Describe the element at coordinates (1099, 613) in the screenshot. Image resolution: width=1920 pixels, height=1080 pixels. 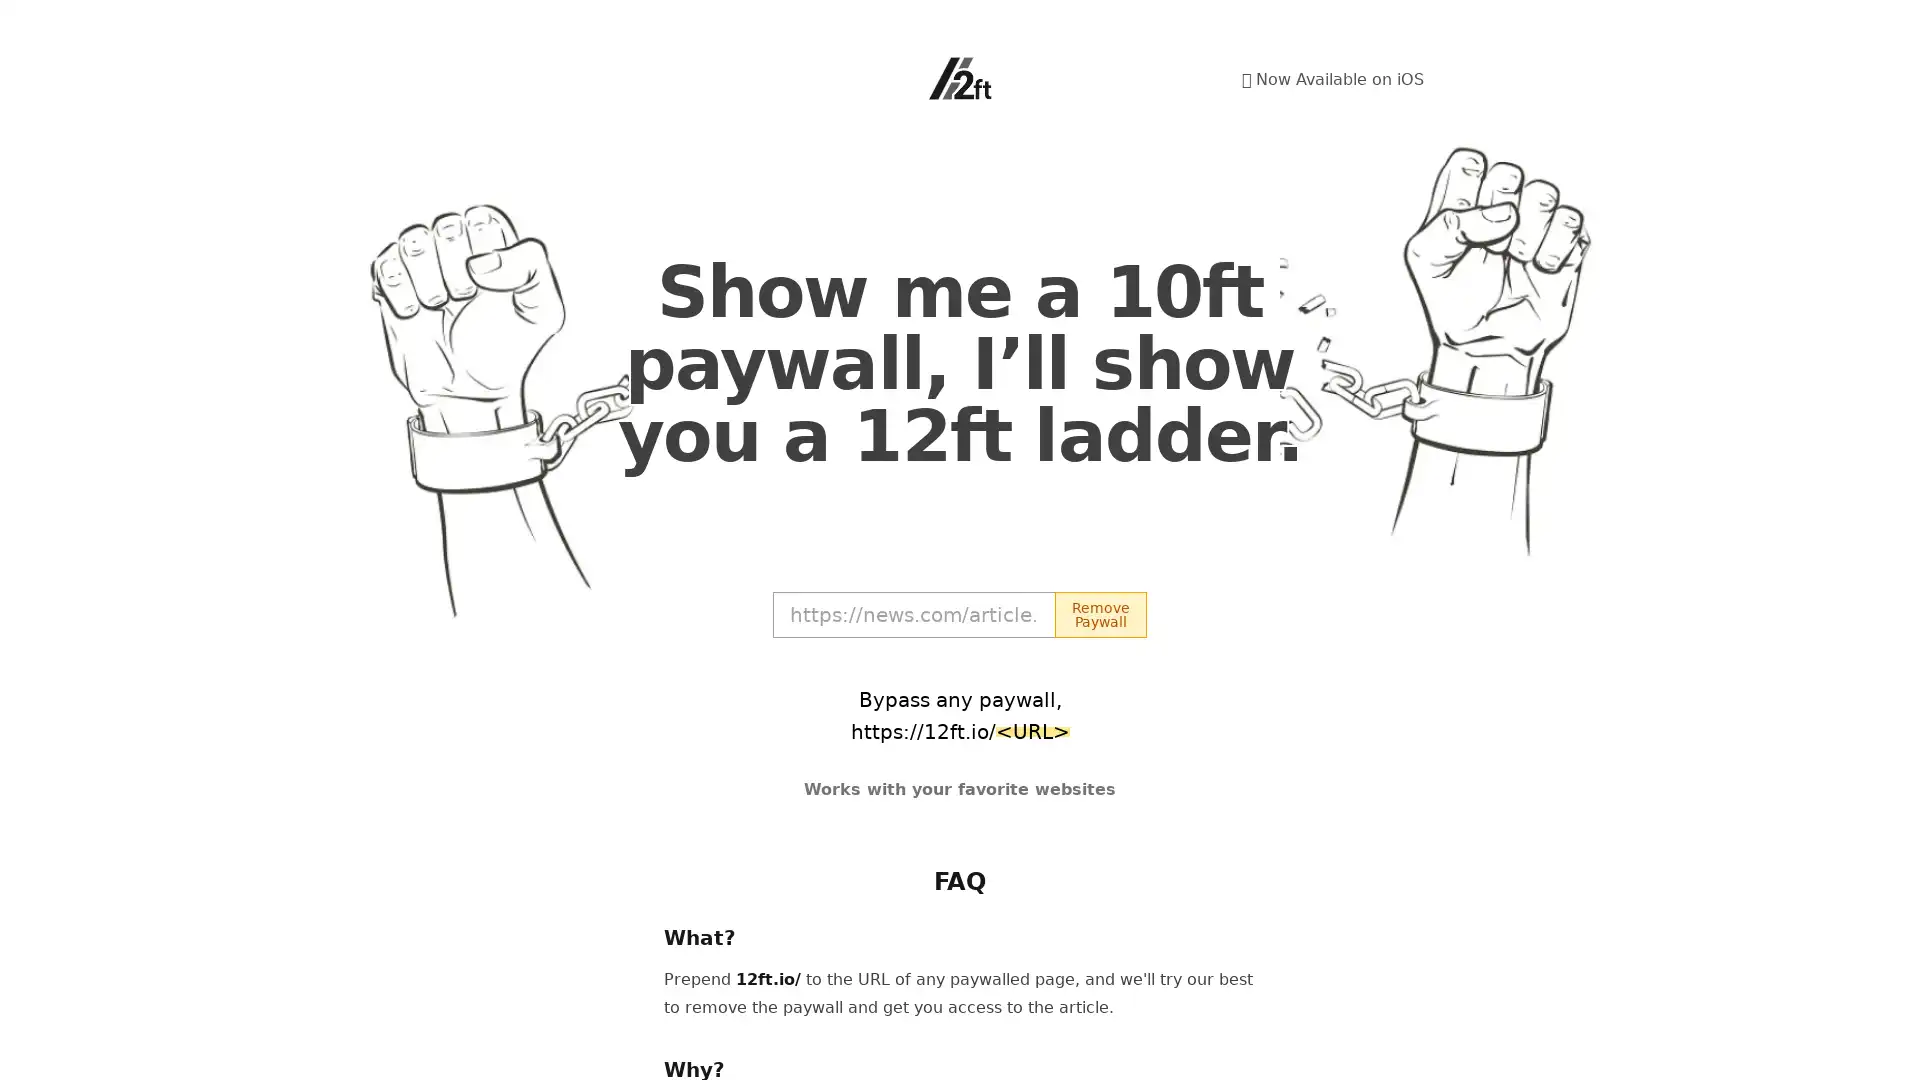
I see `Remove Paywall` at that location.